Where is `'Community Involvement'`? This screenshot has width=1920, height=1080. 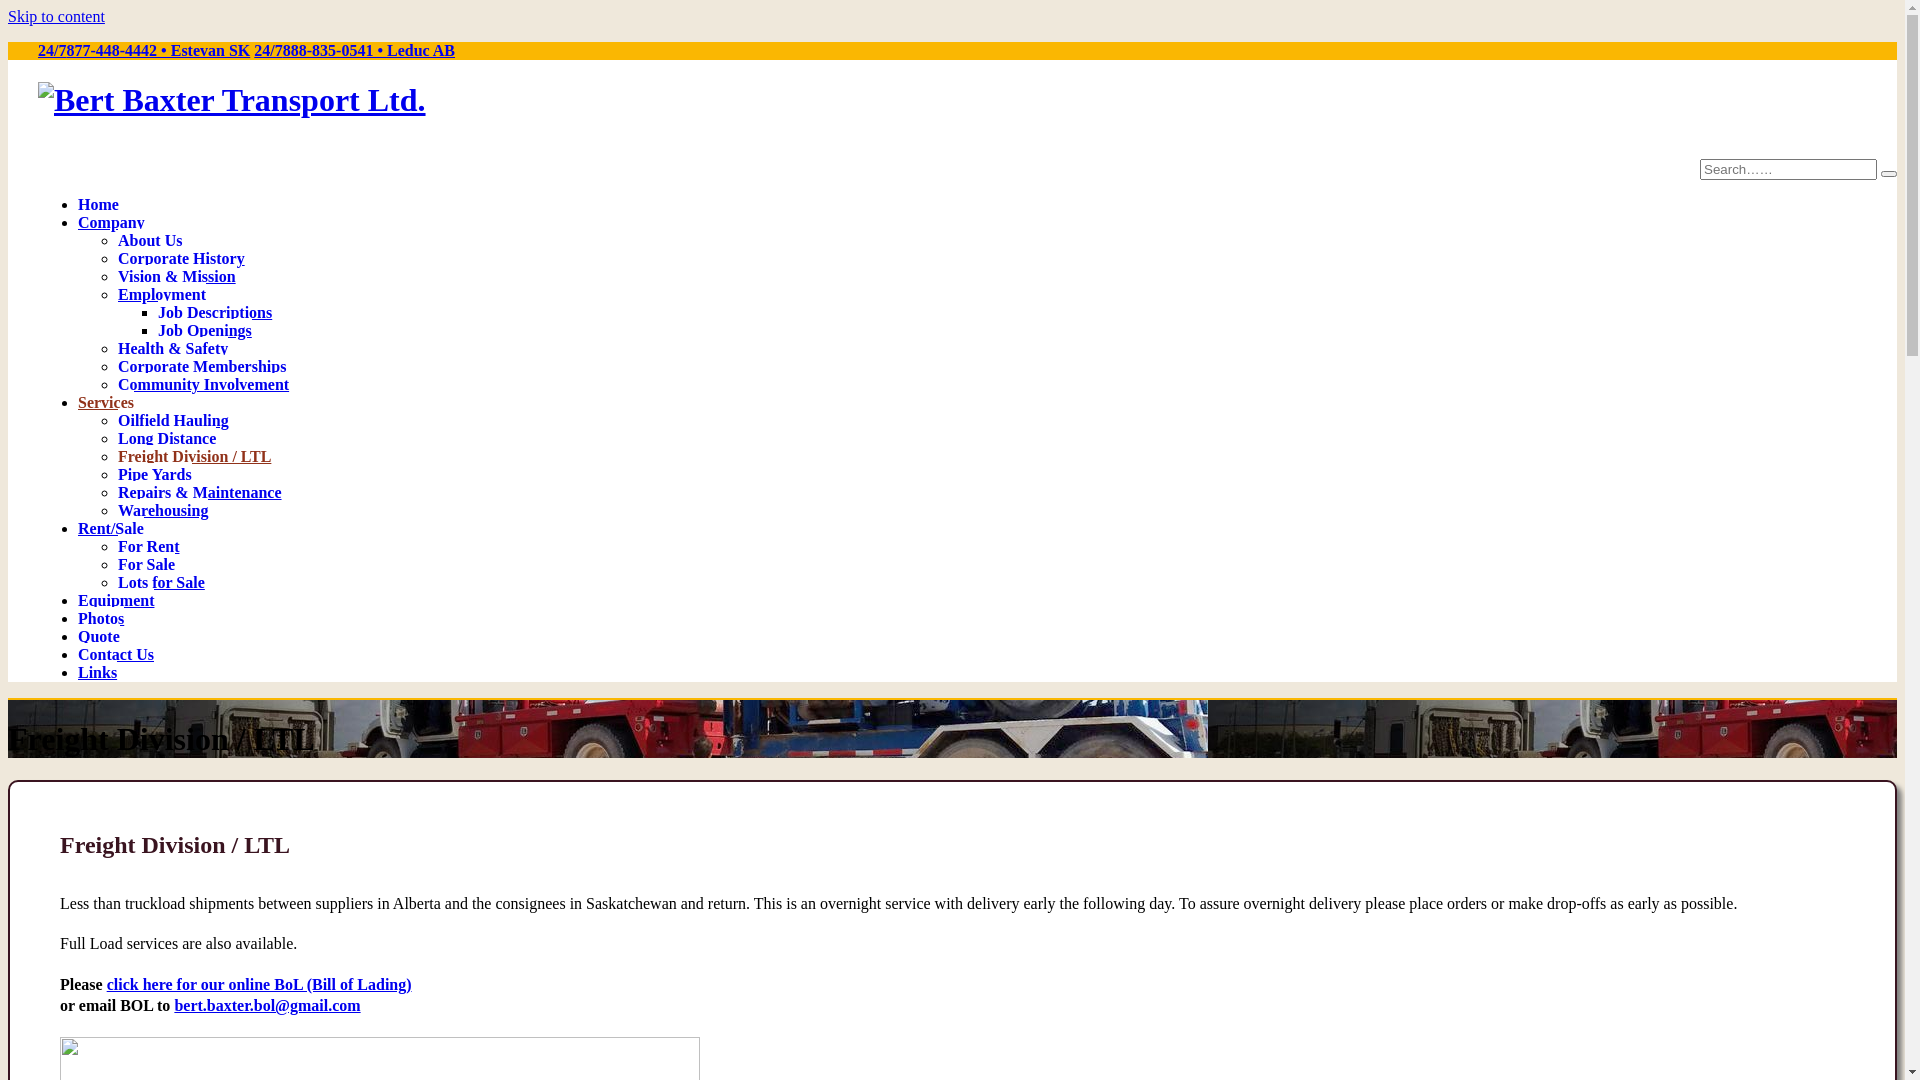
'Community Involvement' is located at coordinates (203, 382).